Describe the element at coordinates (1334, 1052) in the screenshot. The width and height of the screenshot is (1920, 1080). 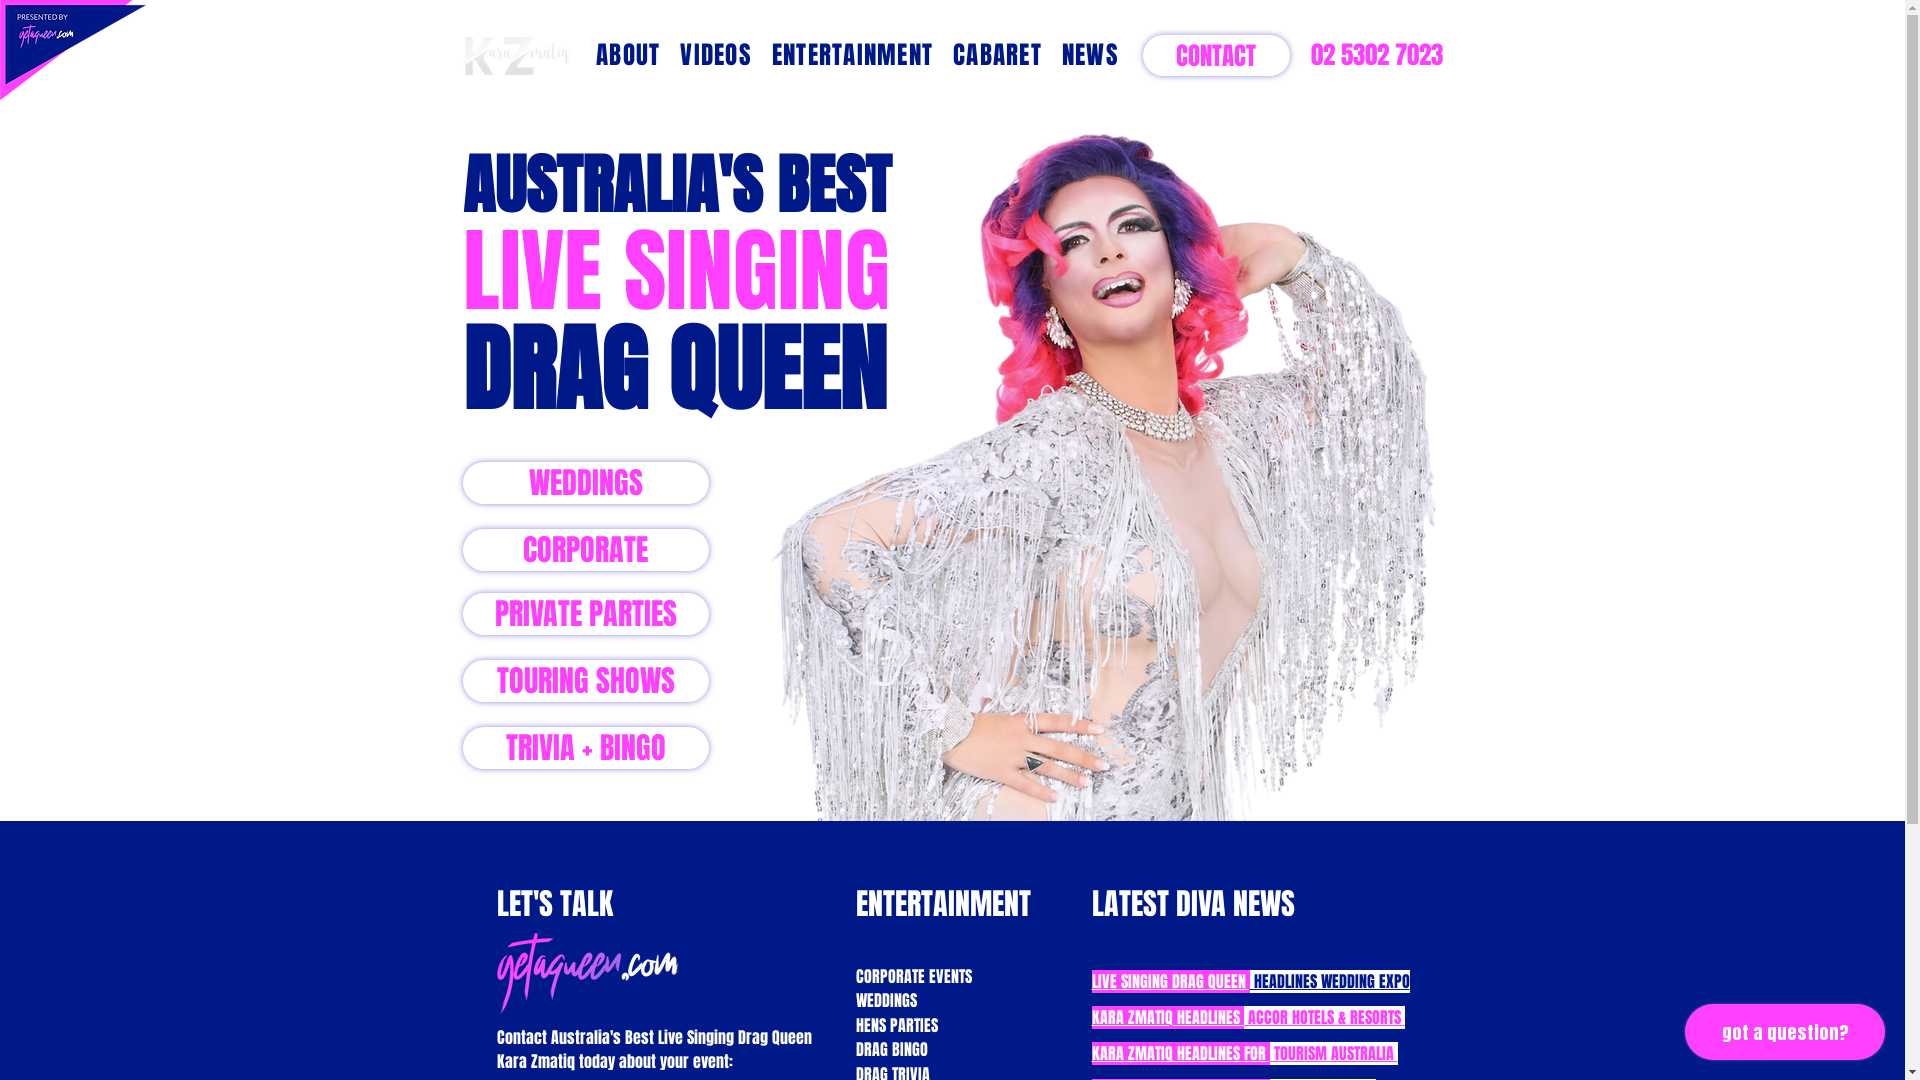
I see `' TOURISM AUSTRALIA '` at that location.